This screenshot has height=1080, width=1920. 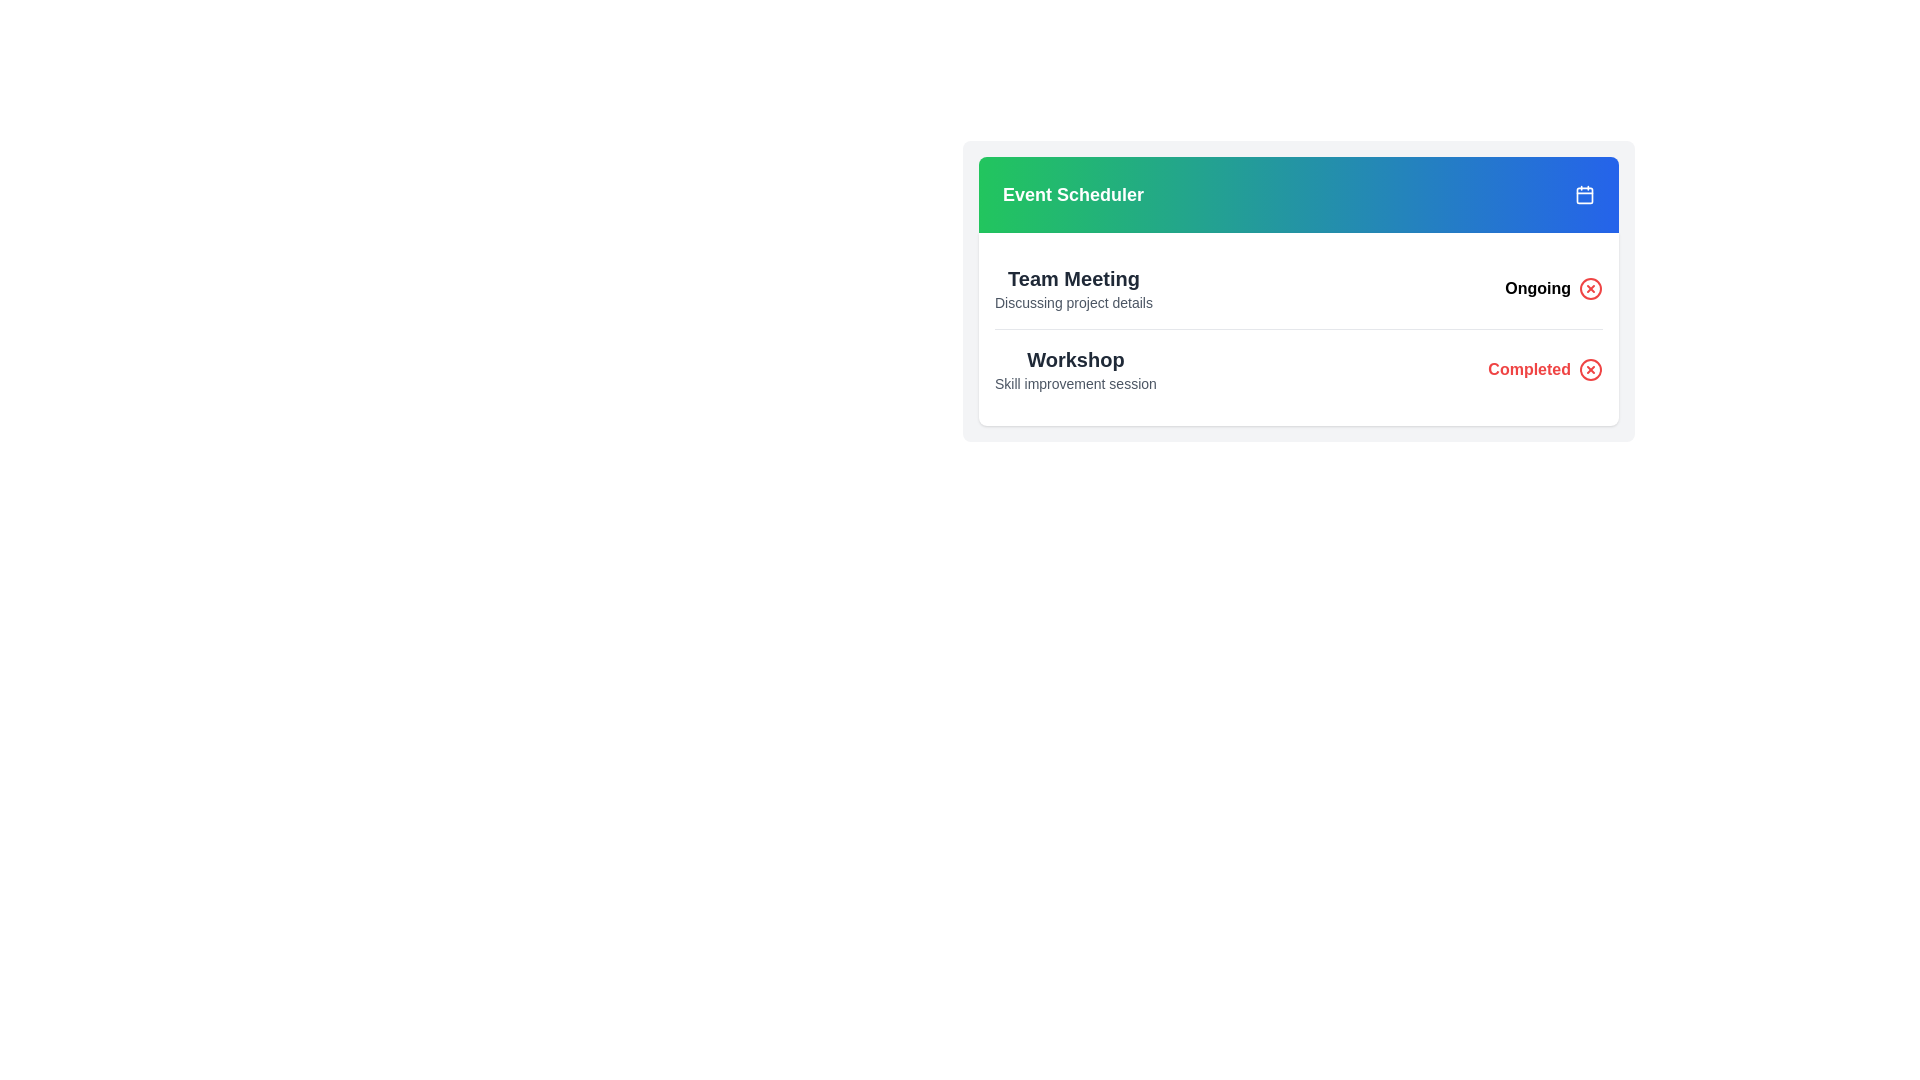 What do you see at coordinates (1589, 370) in the screenshot?
I see `the action icon button located in the bottom row of the 'Event Scheduler' card, aligned to the right of the text 'Completed'` at bounding box center [1589, 370].